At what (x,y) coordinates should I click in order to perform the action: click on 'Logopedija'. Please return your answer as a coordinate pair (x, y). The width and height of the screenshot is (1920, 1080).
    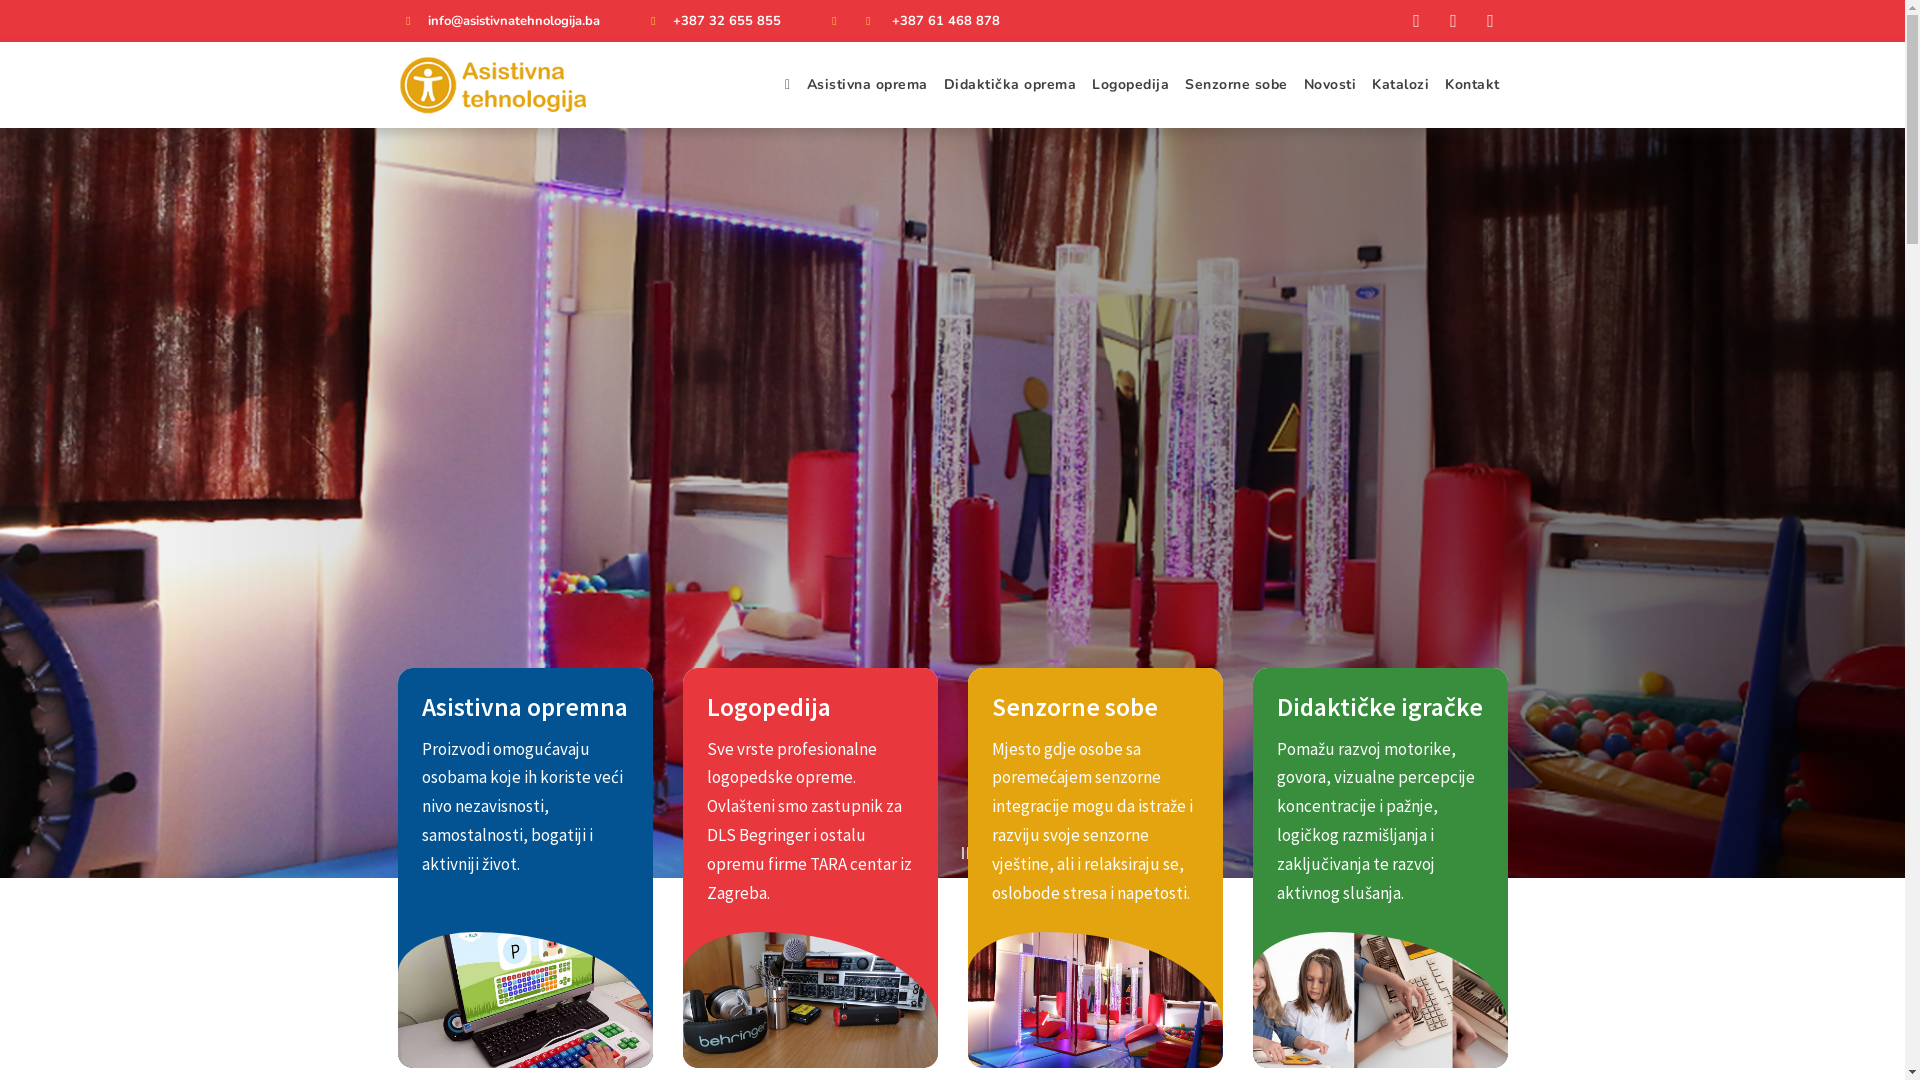
    Looking at the image, I should click on (1130, 83).